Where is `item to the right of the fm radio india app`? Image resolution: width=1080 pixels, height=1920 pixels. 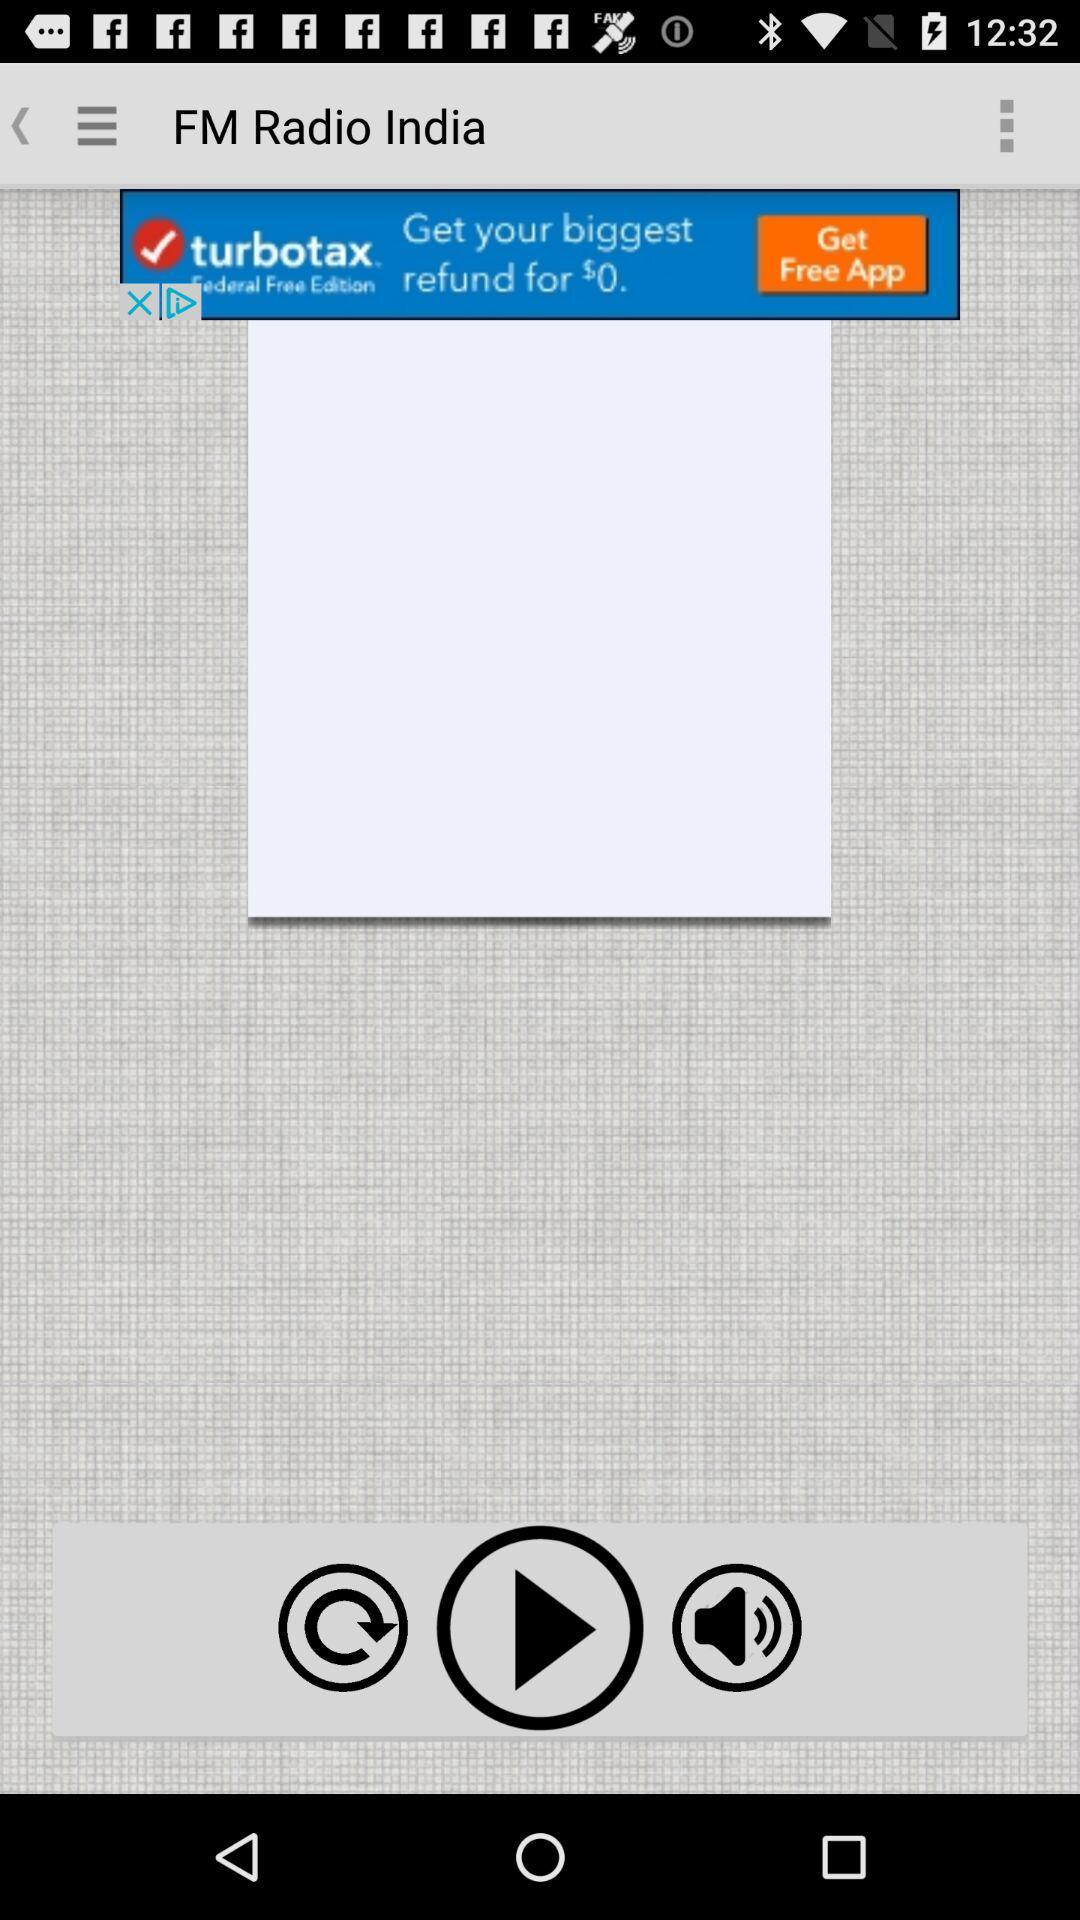 item to the right of the fm radio india app is located at coordinates (1006, 124).